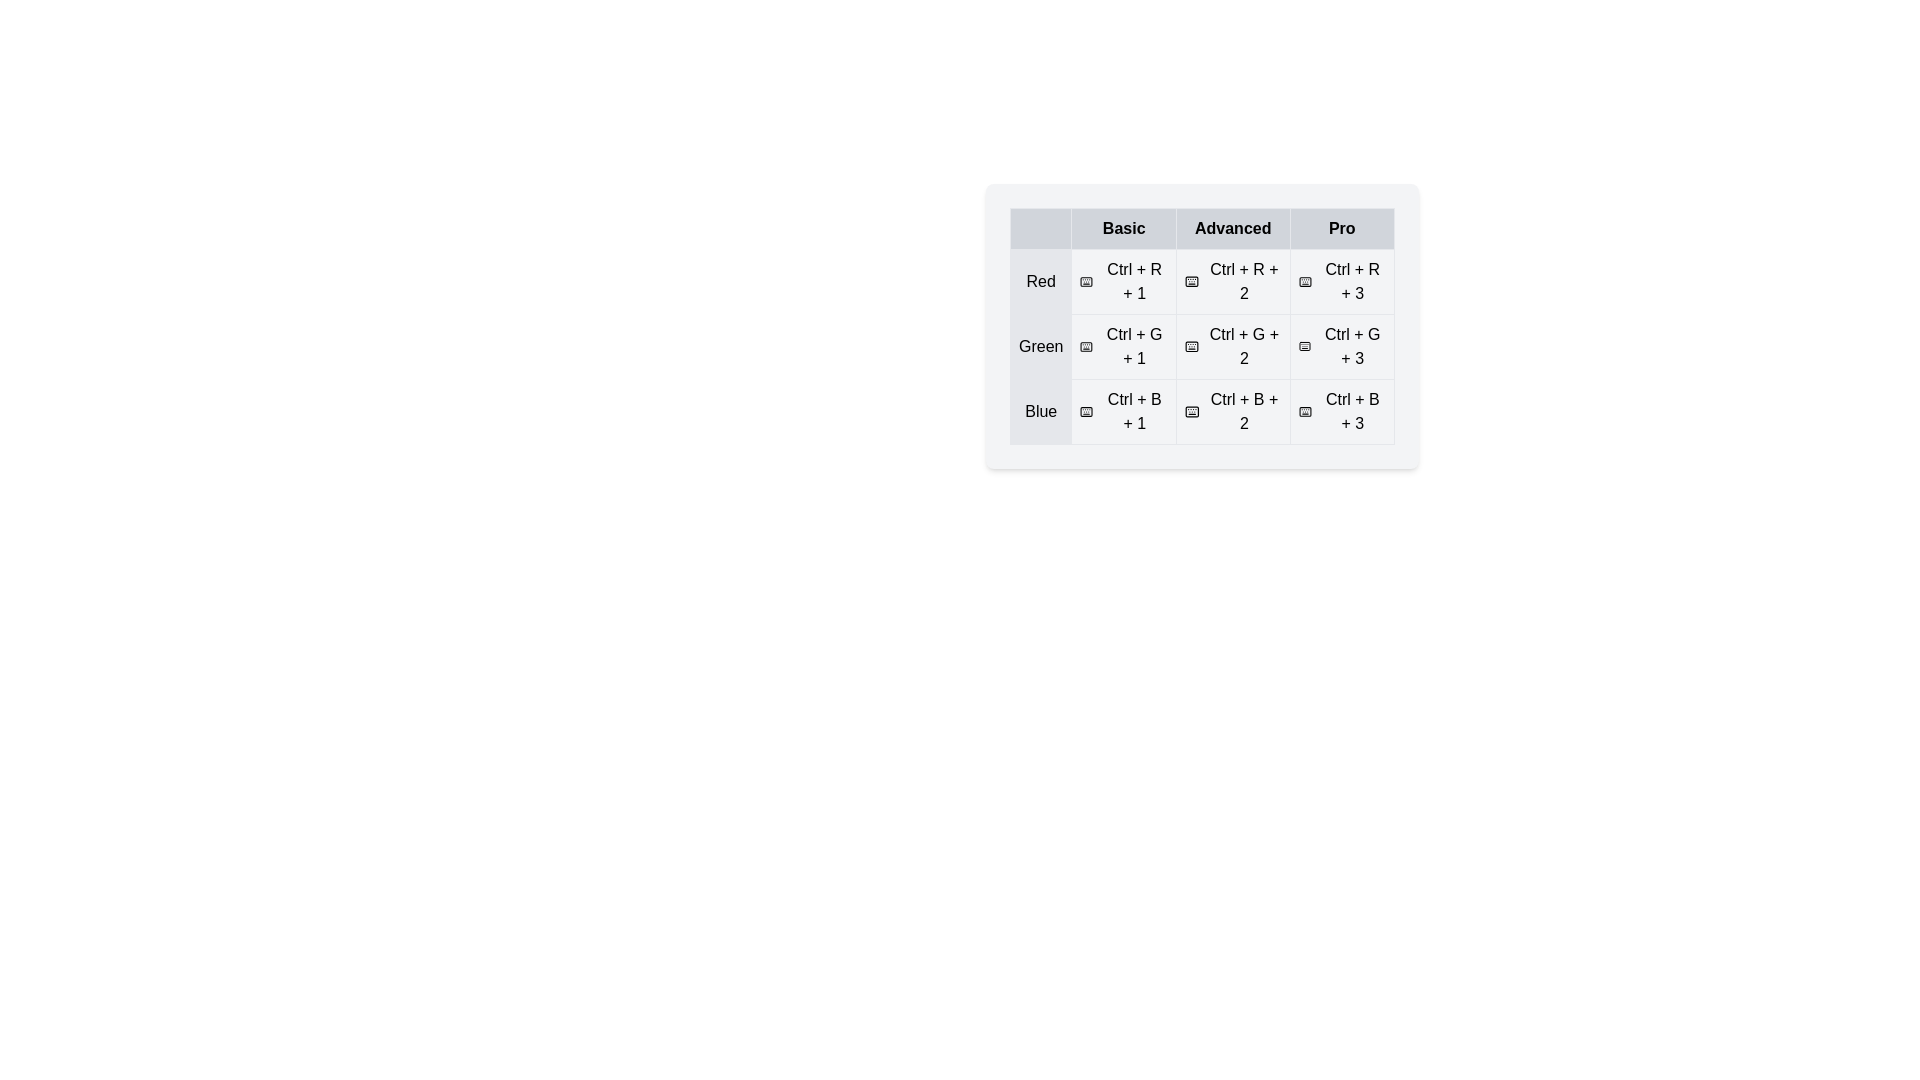  What do you see at coordinates (1040, 411) in the screenshot?
I see `the 'Blue' Text Label, which is the first item in the last row under the 'Basic' column of the color category table` at bounding box center [1040, 411].